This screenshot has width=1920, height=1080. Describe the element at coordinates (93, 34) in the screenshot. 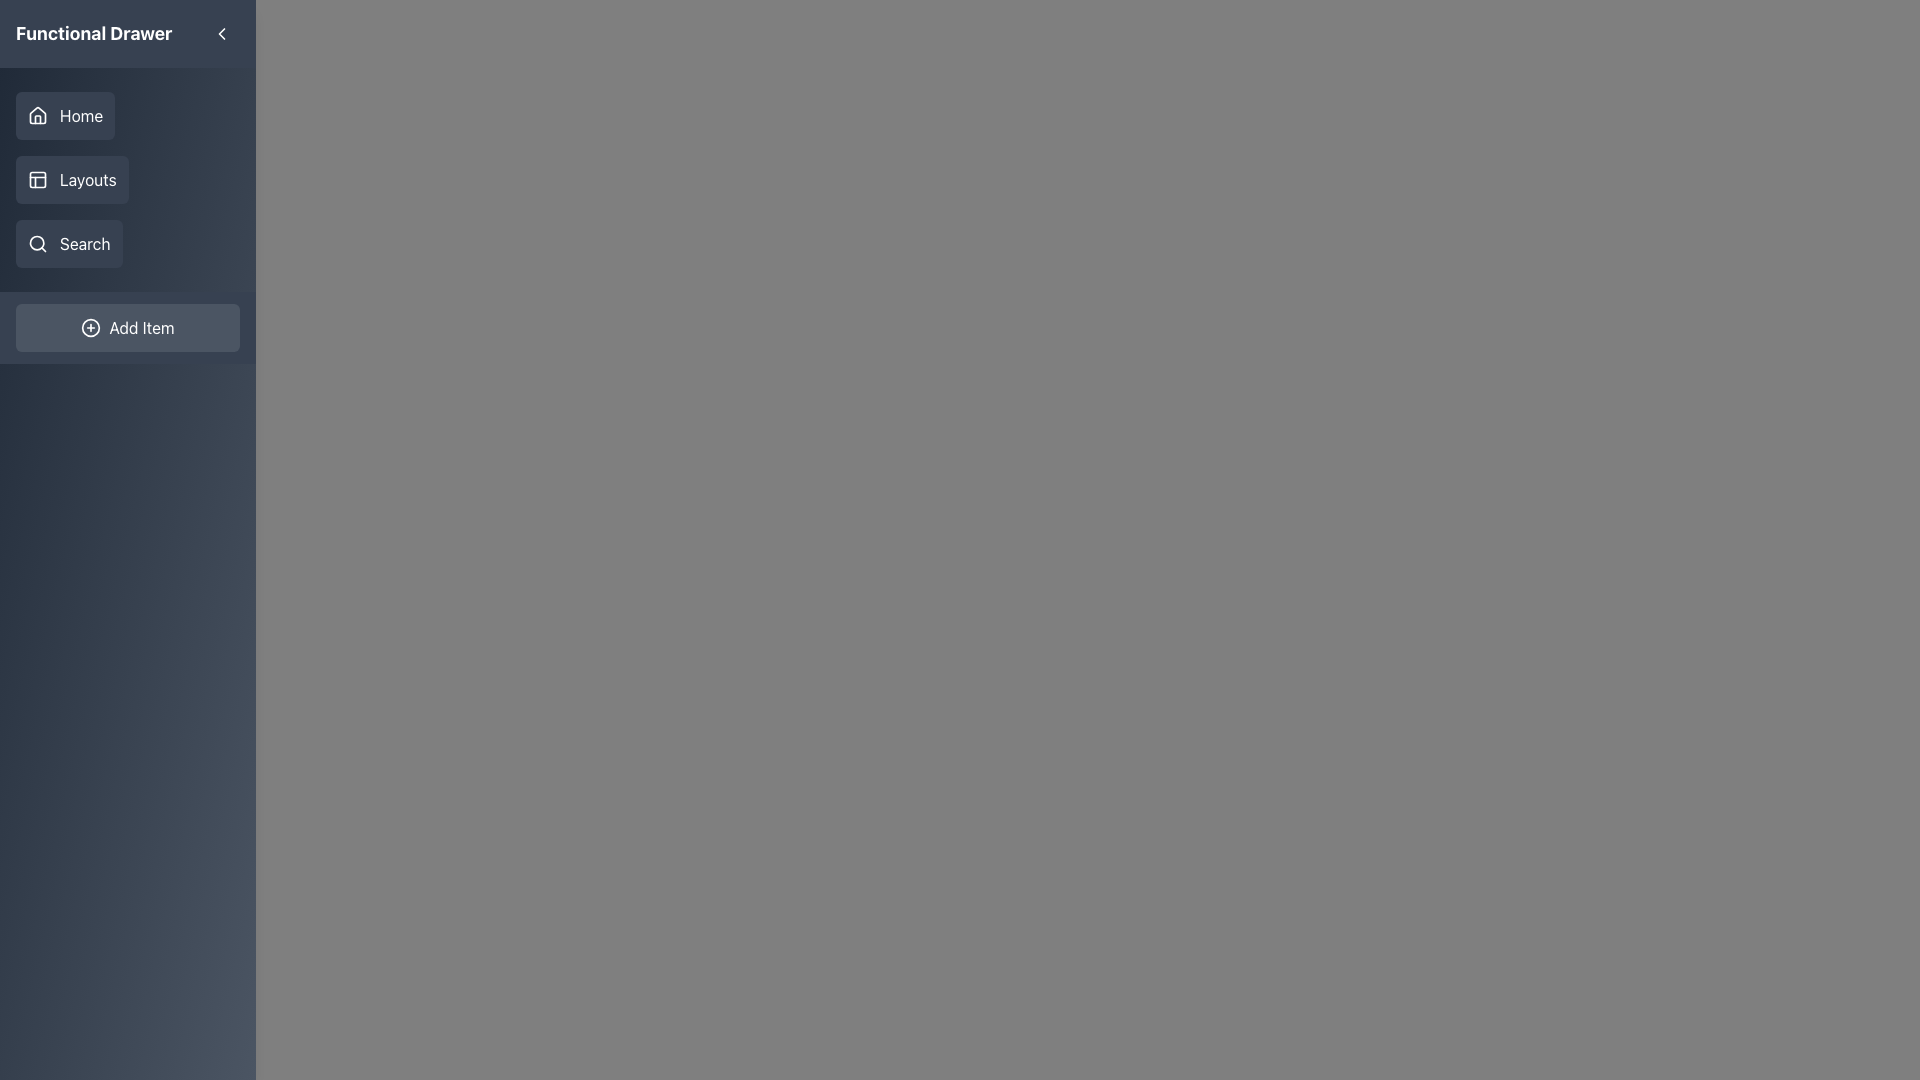

I see `the non-interactive Text Label that serves as a header for the sidebar, located in the top-left corner of the sidebar with a gray background` at that location.